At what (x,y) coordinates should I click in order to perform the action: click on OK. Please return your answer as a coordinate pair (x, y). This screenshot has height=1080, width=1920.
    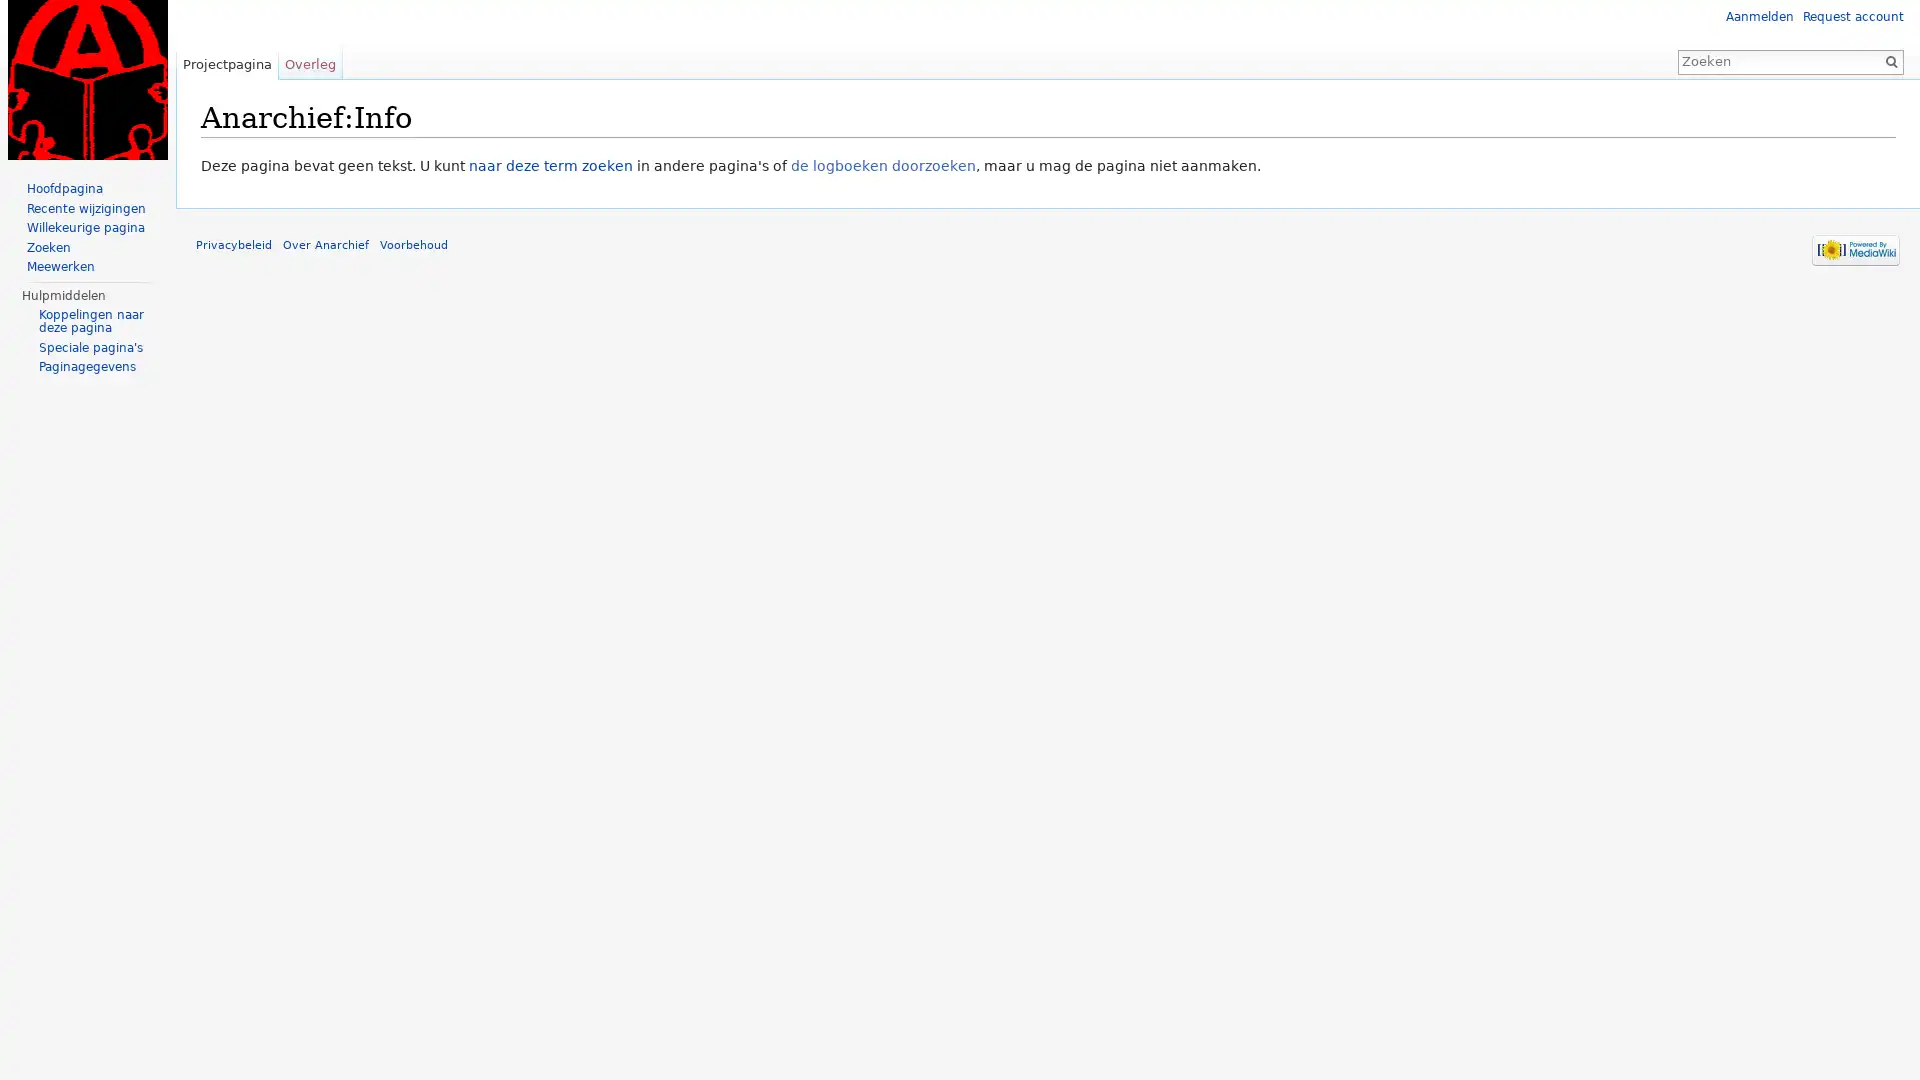
    Looking at the image, I should click on (1890, 60).